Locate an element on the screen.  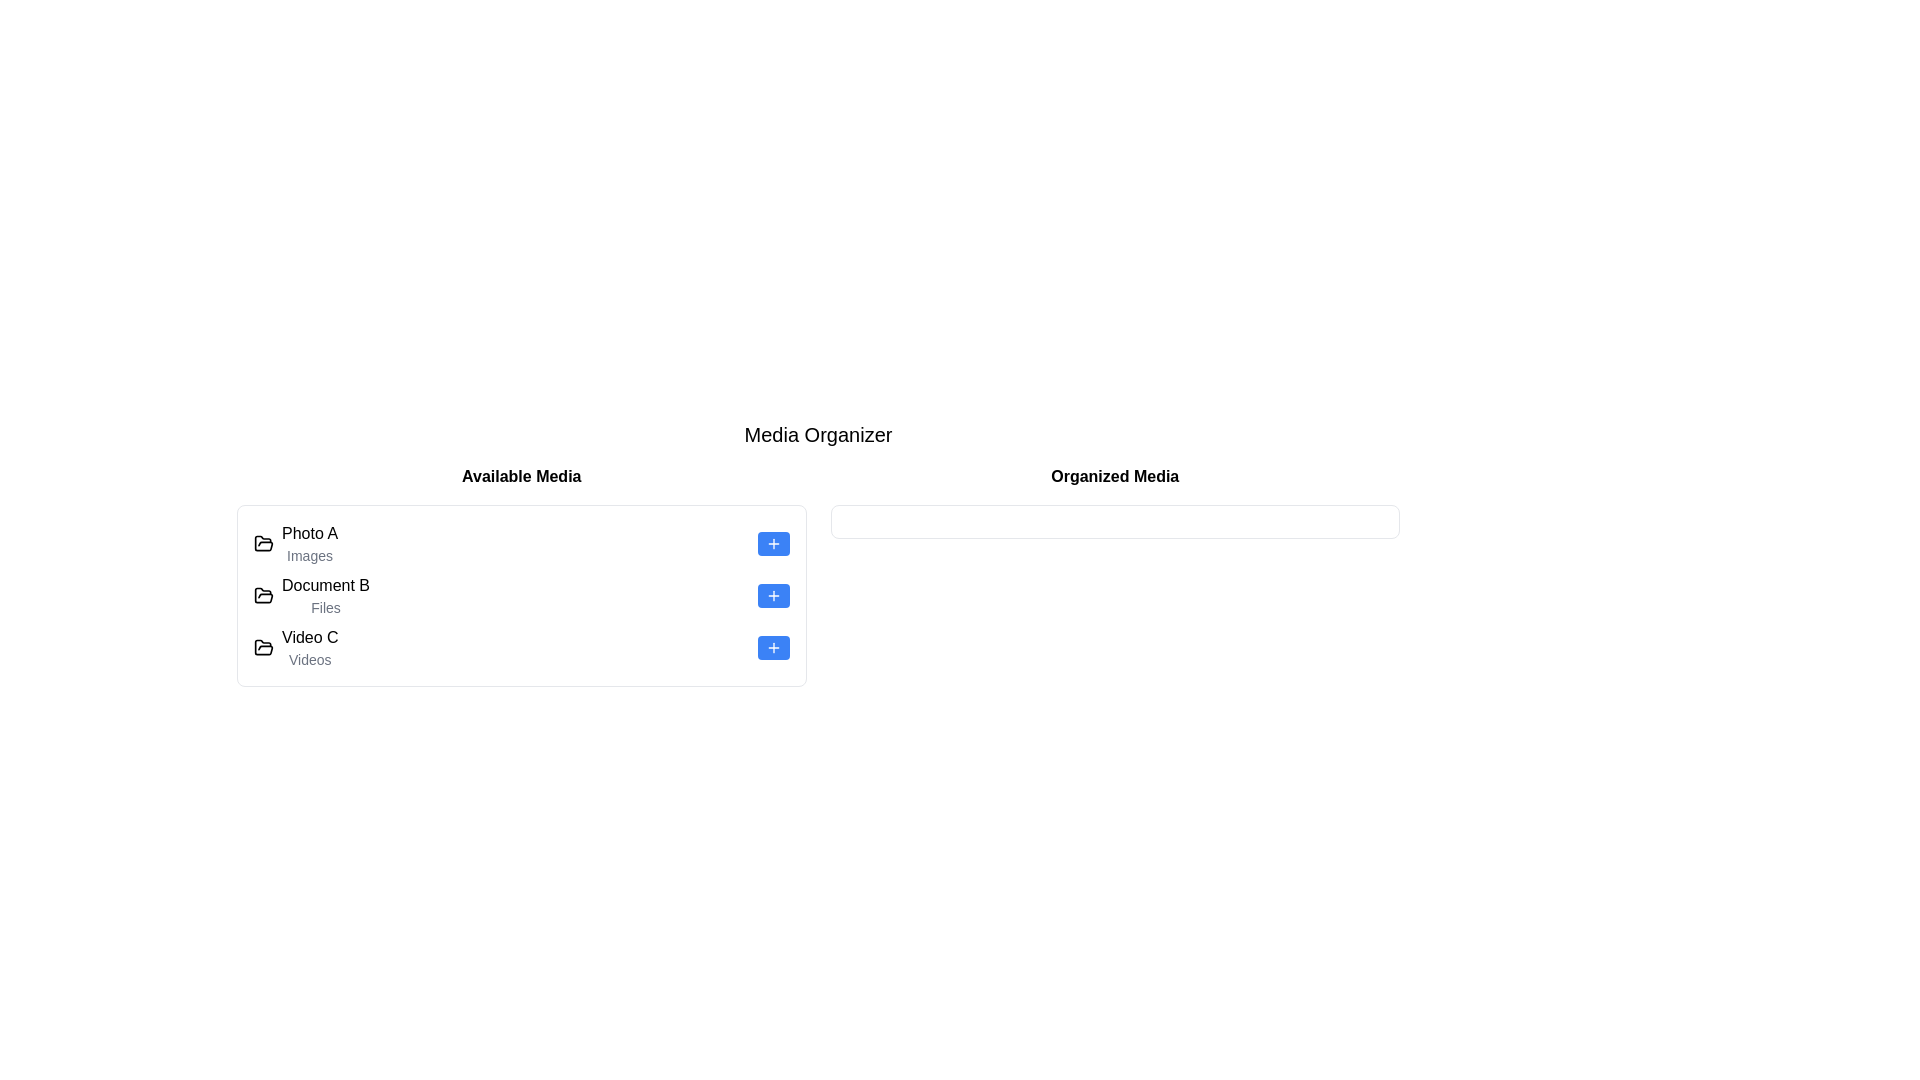
the circular '+' icon button located is located at coordinates (772, 543).